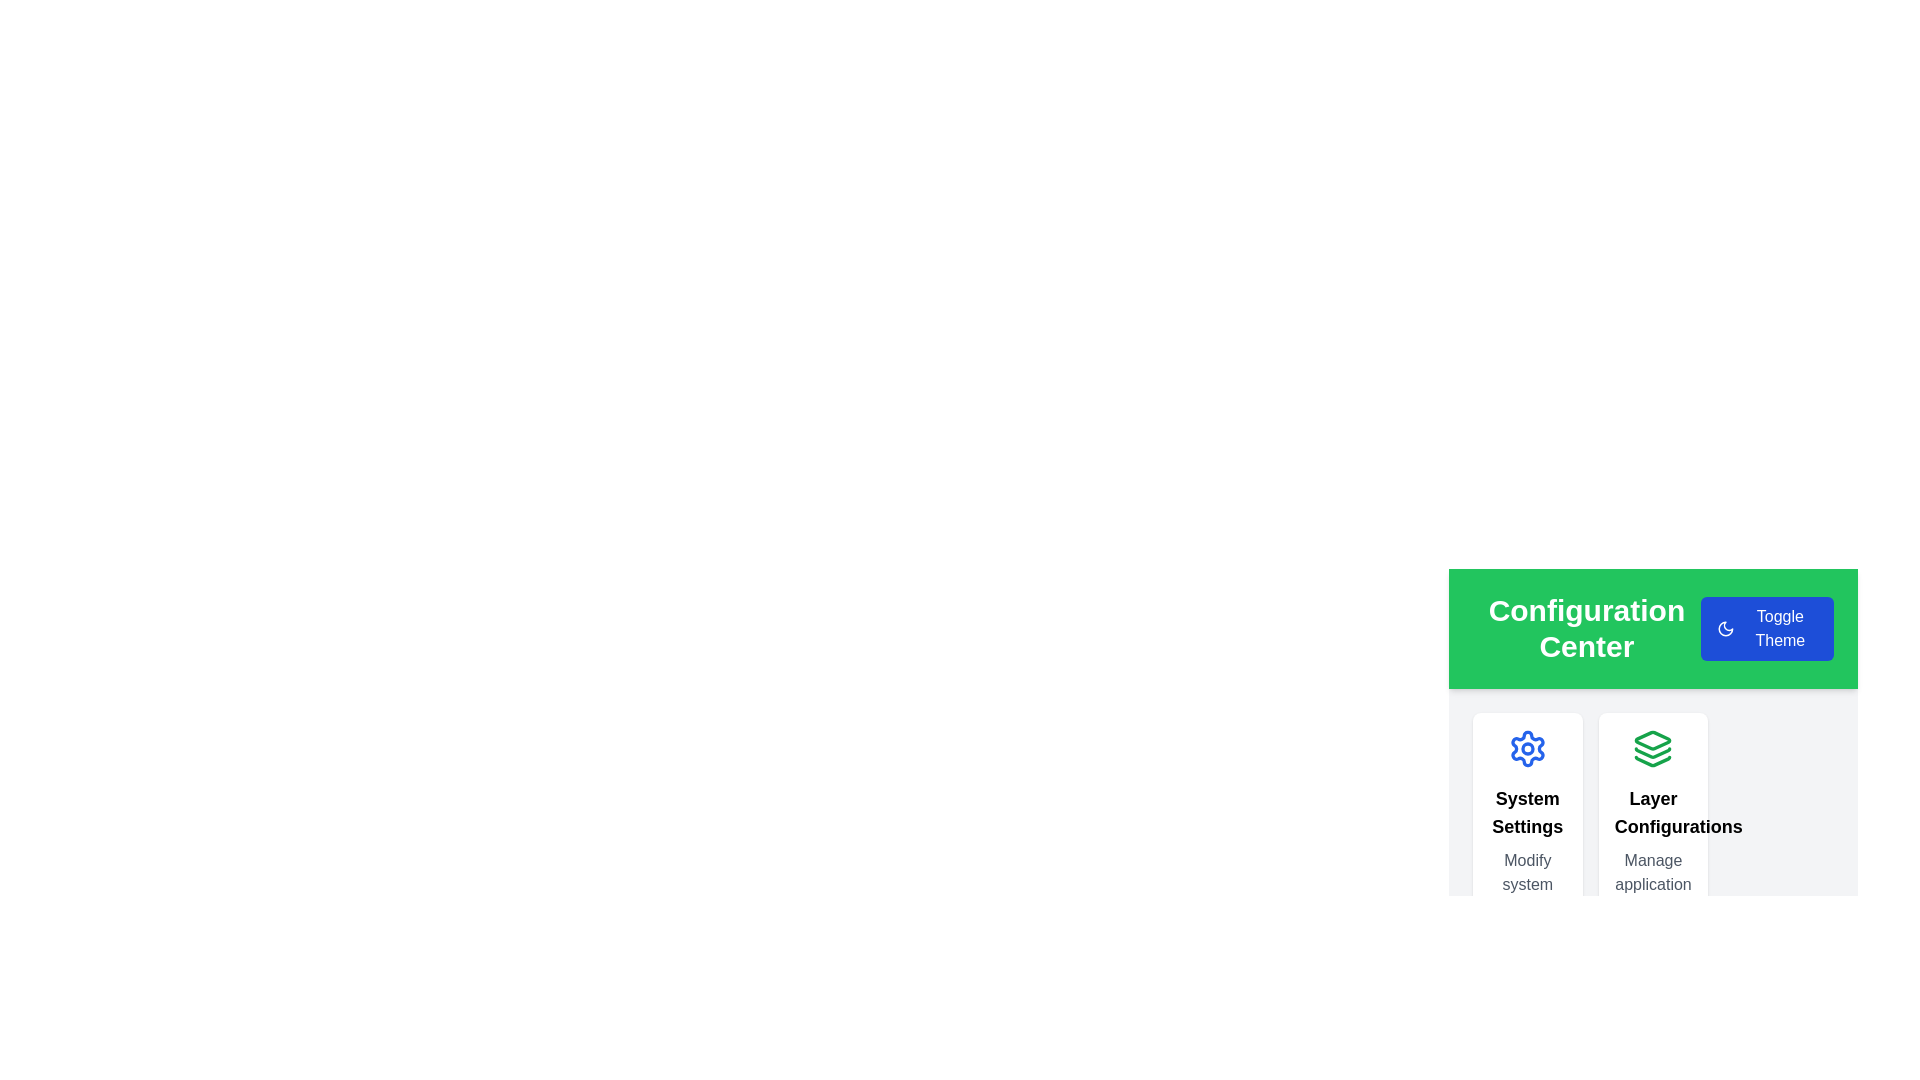  What do you see at coordinates (1526, 748) in the screenshot?
I see `the gear-shaped icon in bold blue color, which is centrally aligned in the 'System Settings' tile within the 'Configuration Center' interface` at bounding box center [1526, 748].